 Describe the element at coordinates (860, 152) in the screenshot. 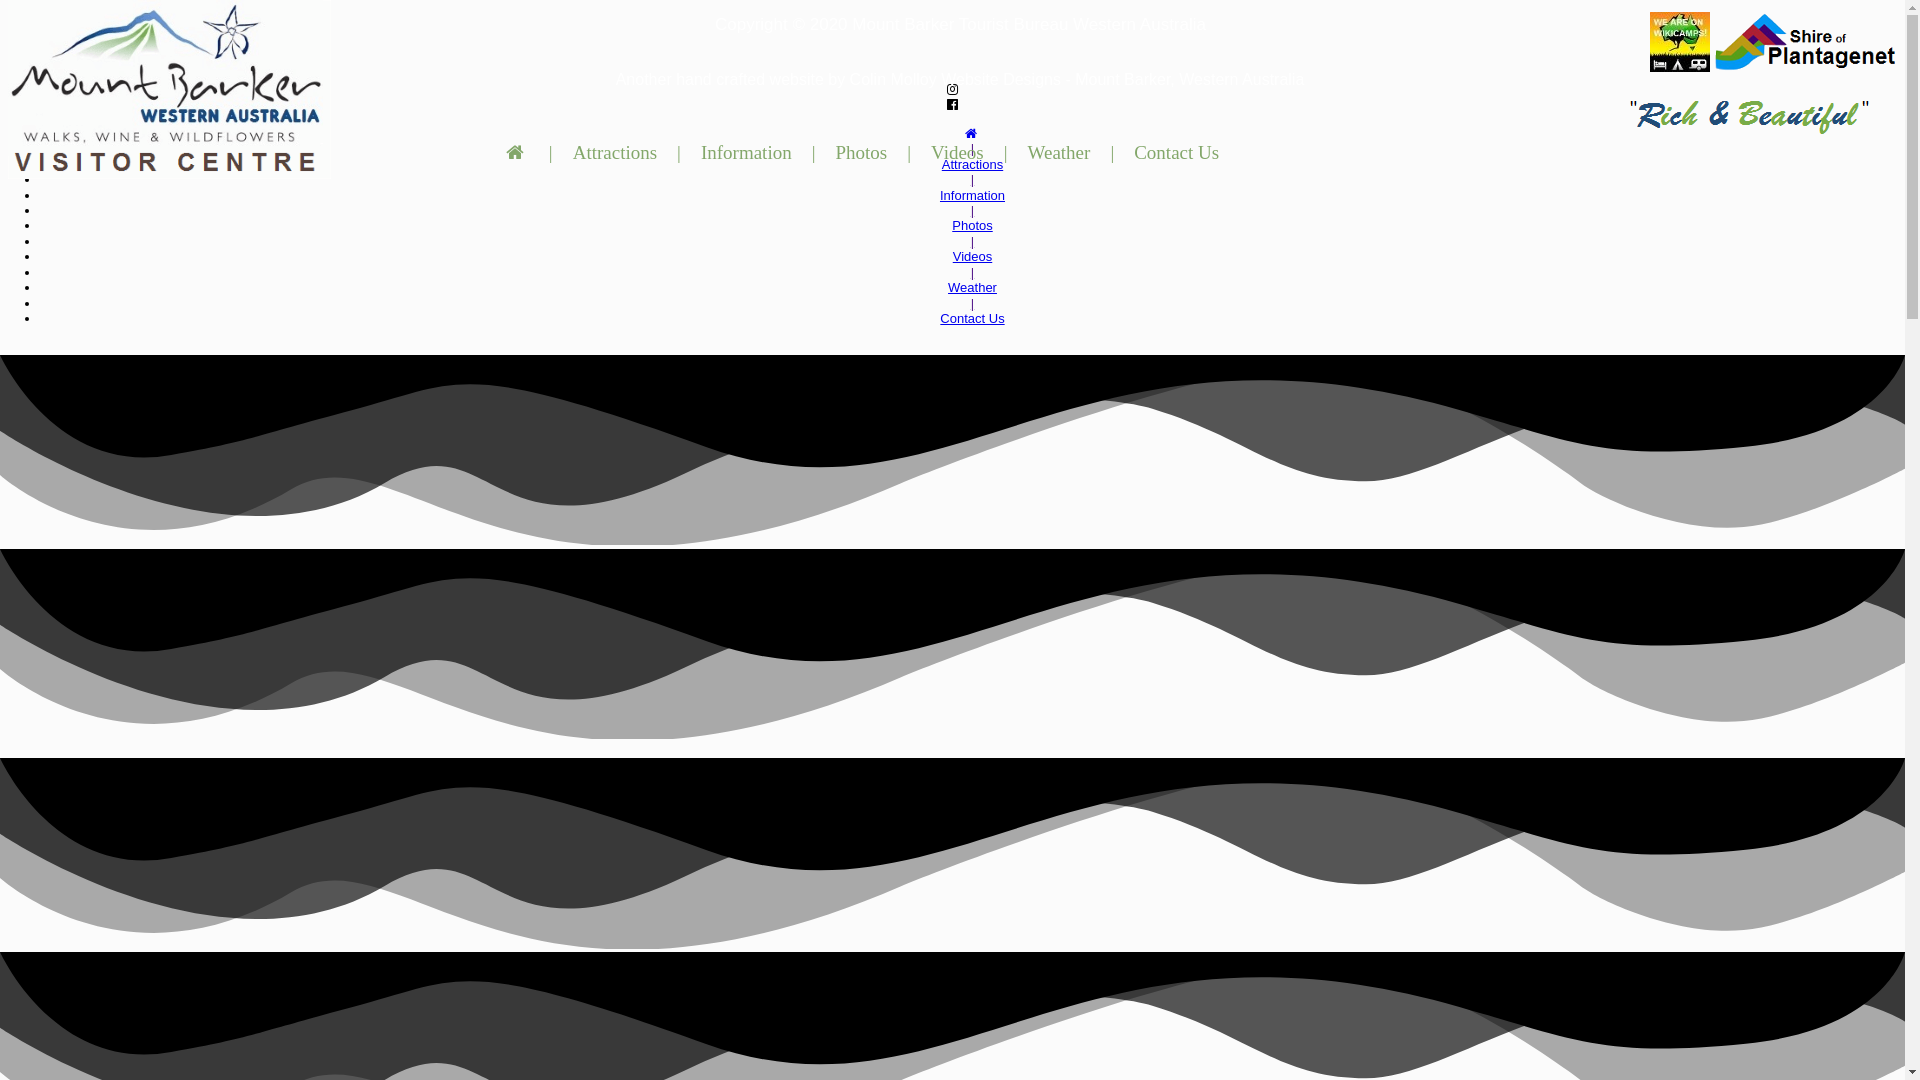

I see `'Photos'` at that location.